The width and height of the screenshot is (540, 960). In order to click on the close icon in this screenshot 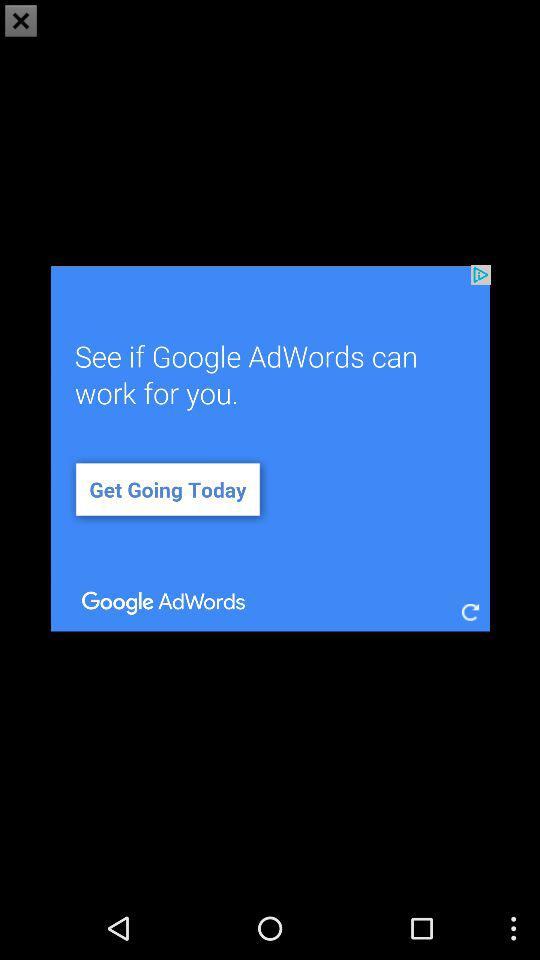, I will do `click(20, 21)`.